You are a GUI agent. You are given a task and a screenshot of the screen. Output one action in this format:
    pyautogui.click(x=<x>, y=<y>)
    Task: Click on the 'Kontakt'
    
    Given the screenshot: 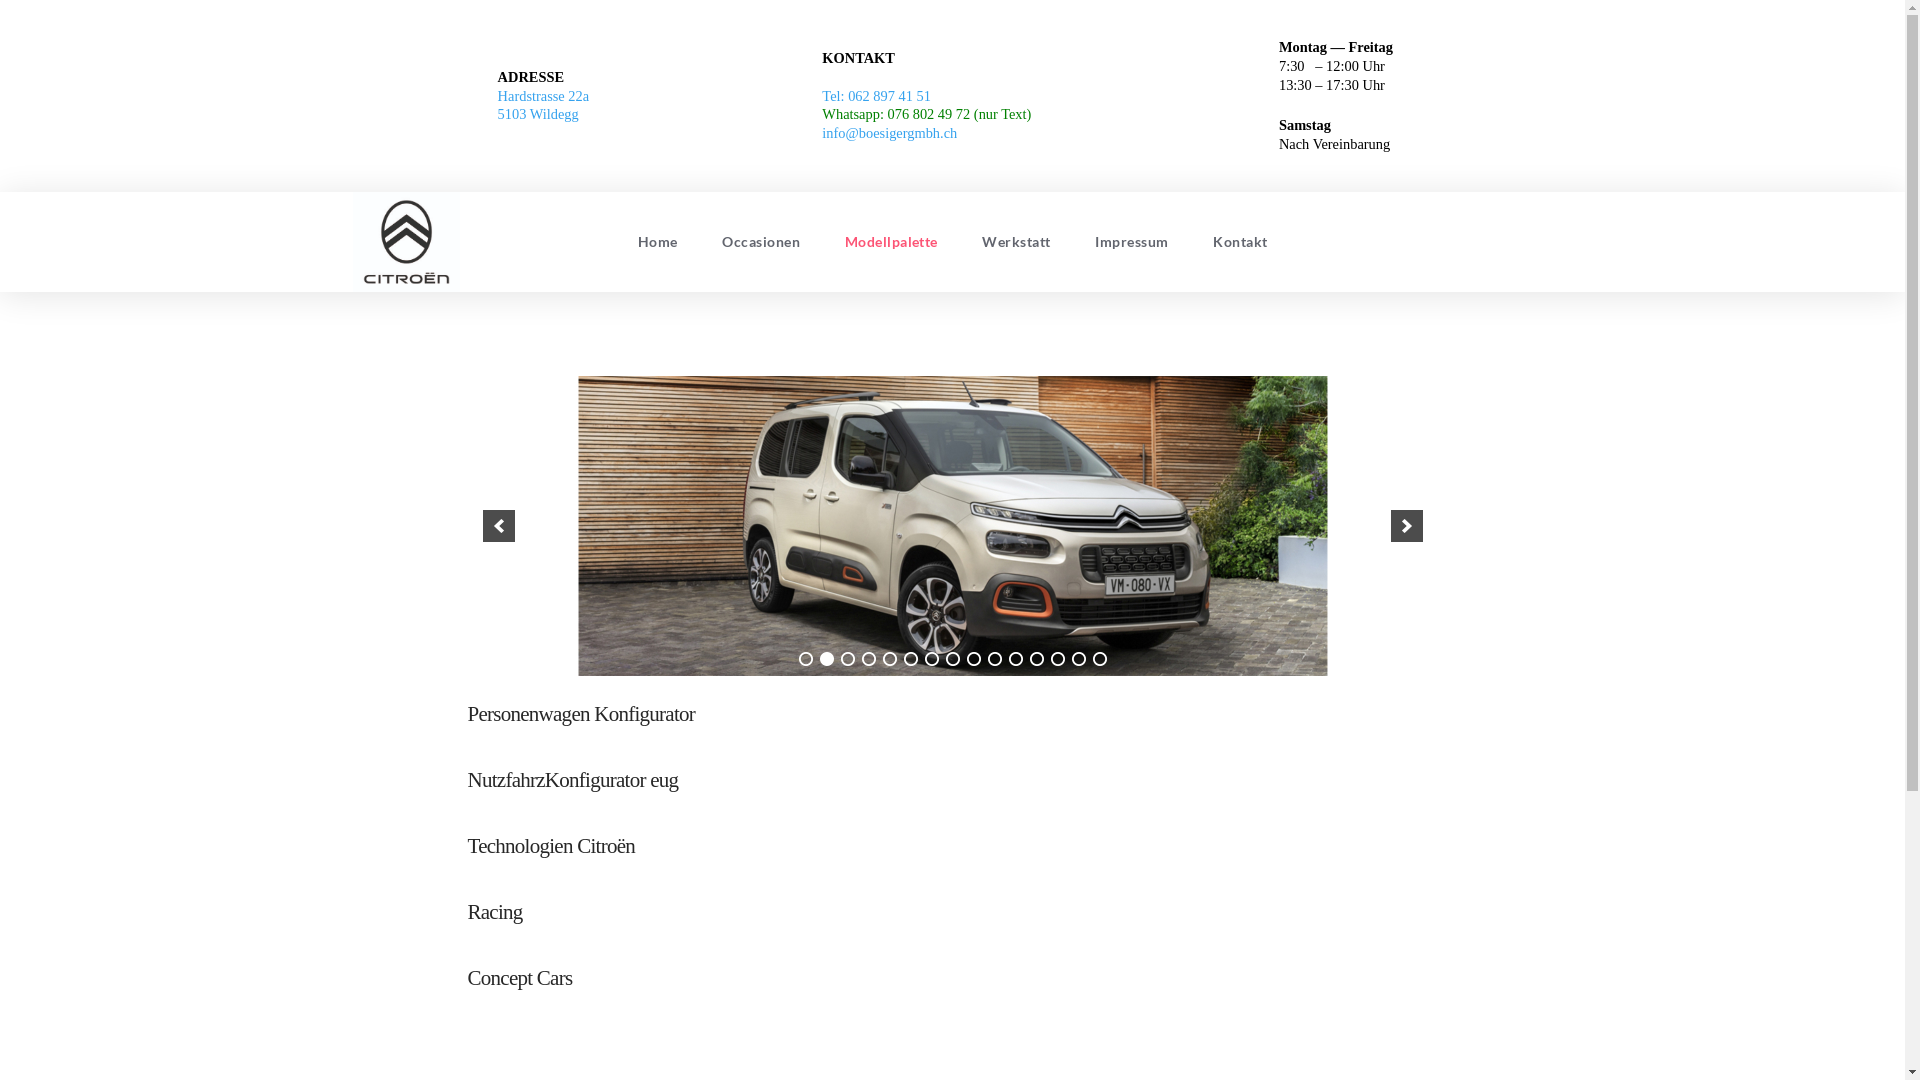 What is the action you would take?
    pyautogui.click(x=1239, y=241)
    